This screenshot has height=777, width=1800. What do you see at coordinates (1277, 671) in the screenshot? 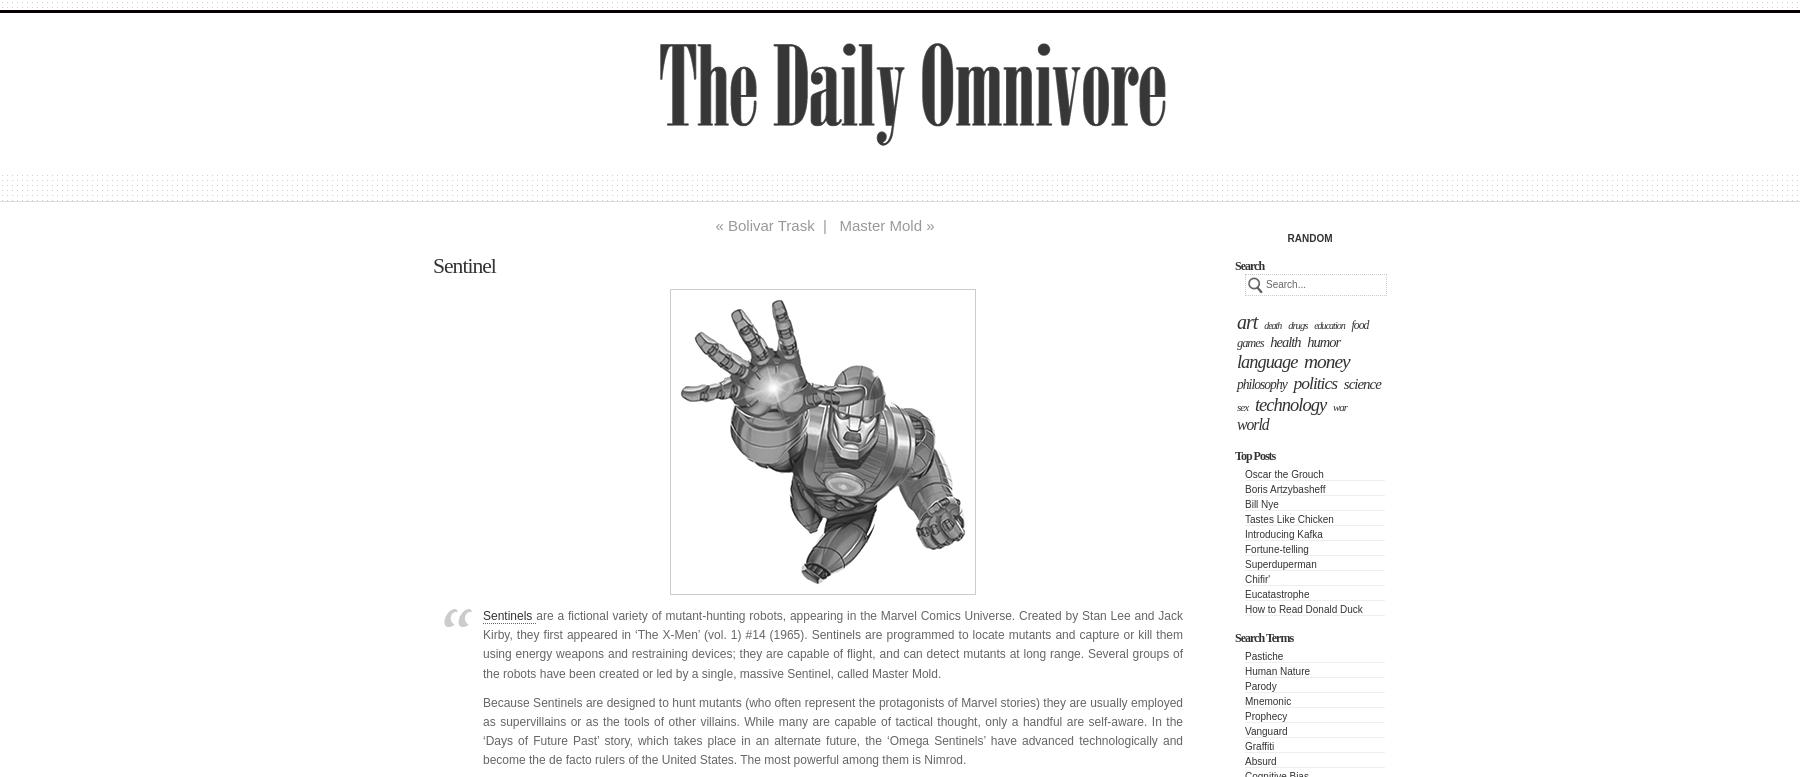
I see `'Human Nature'` at bounding box center [1277, 671].